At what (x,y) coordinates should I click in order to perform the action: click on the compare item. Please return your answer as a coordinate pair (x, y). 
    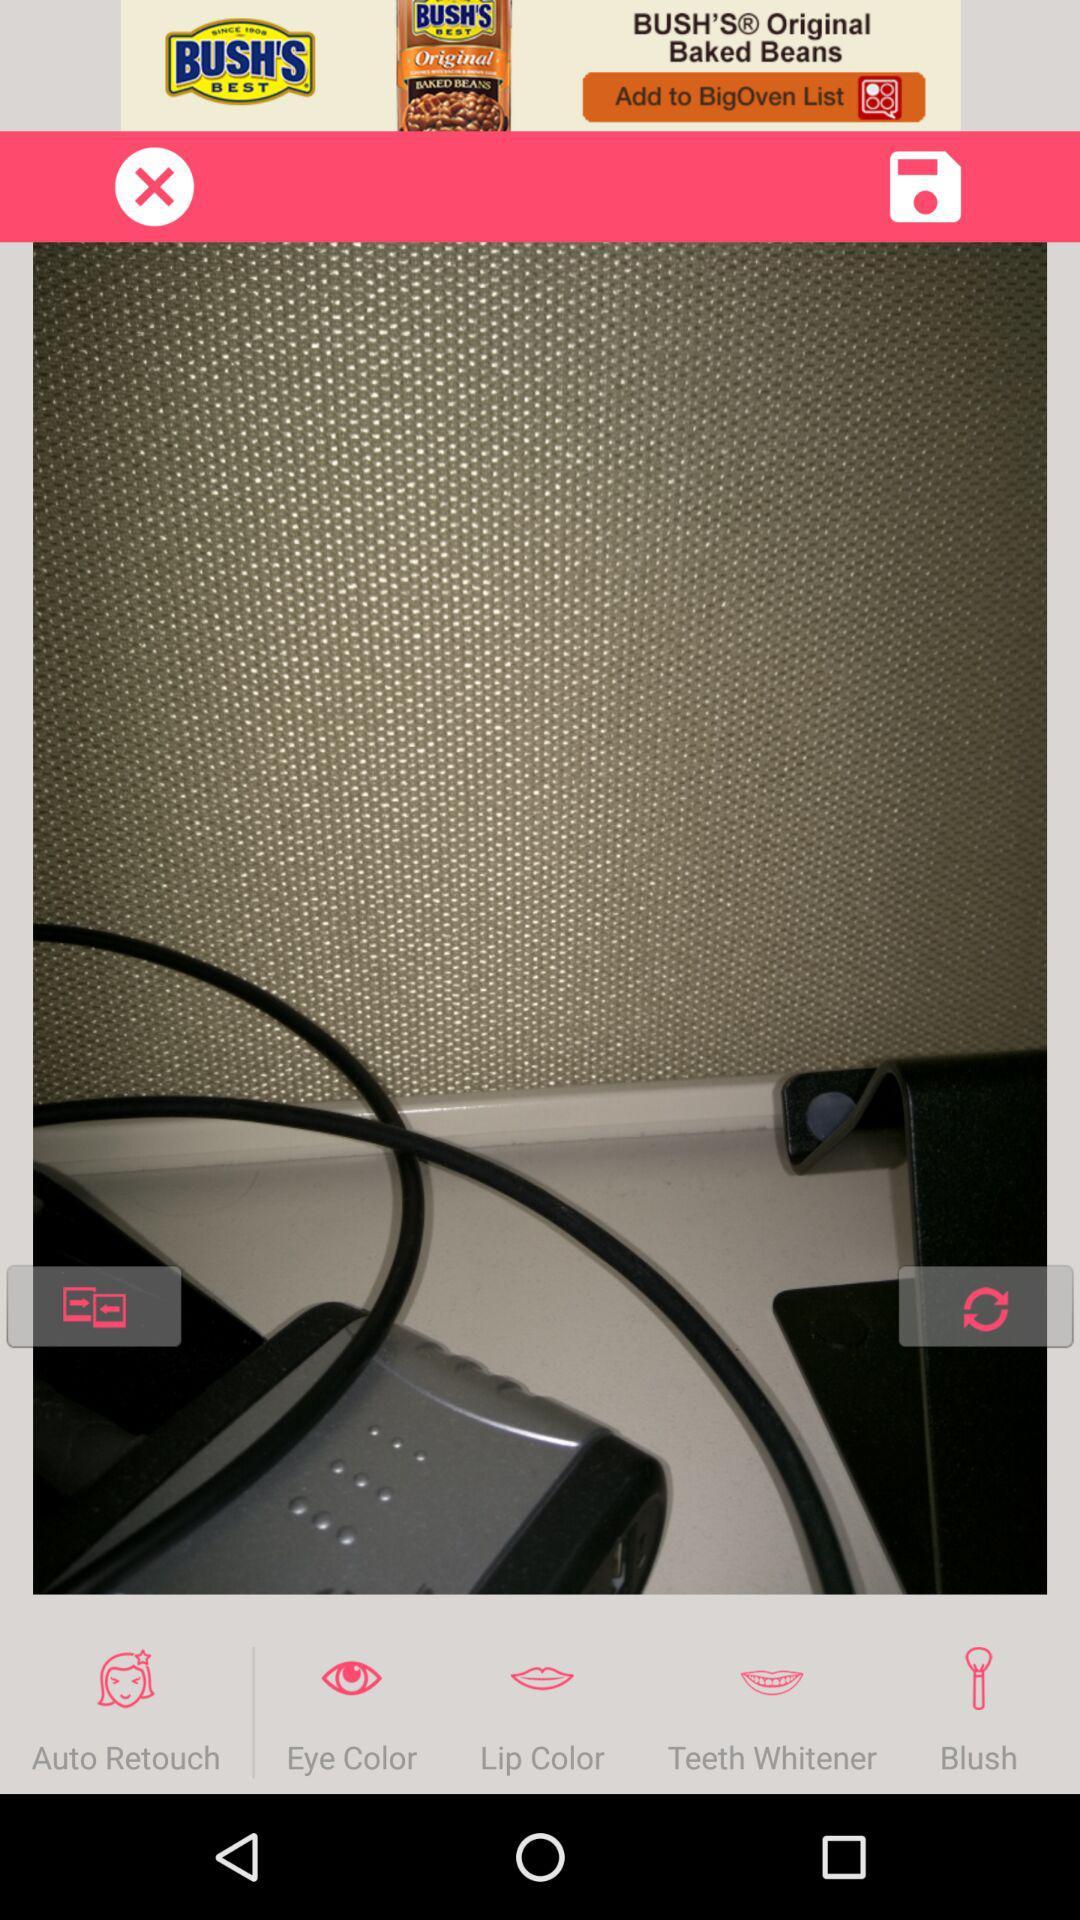
    Looking at the image, I should click on (94, 1310).